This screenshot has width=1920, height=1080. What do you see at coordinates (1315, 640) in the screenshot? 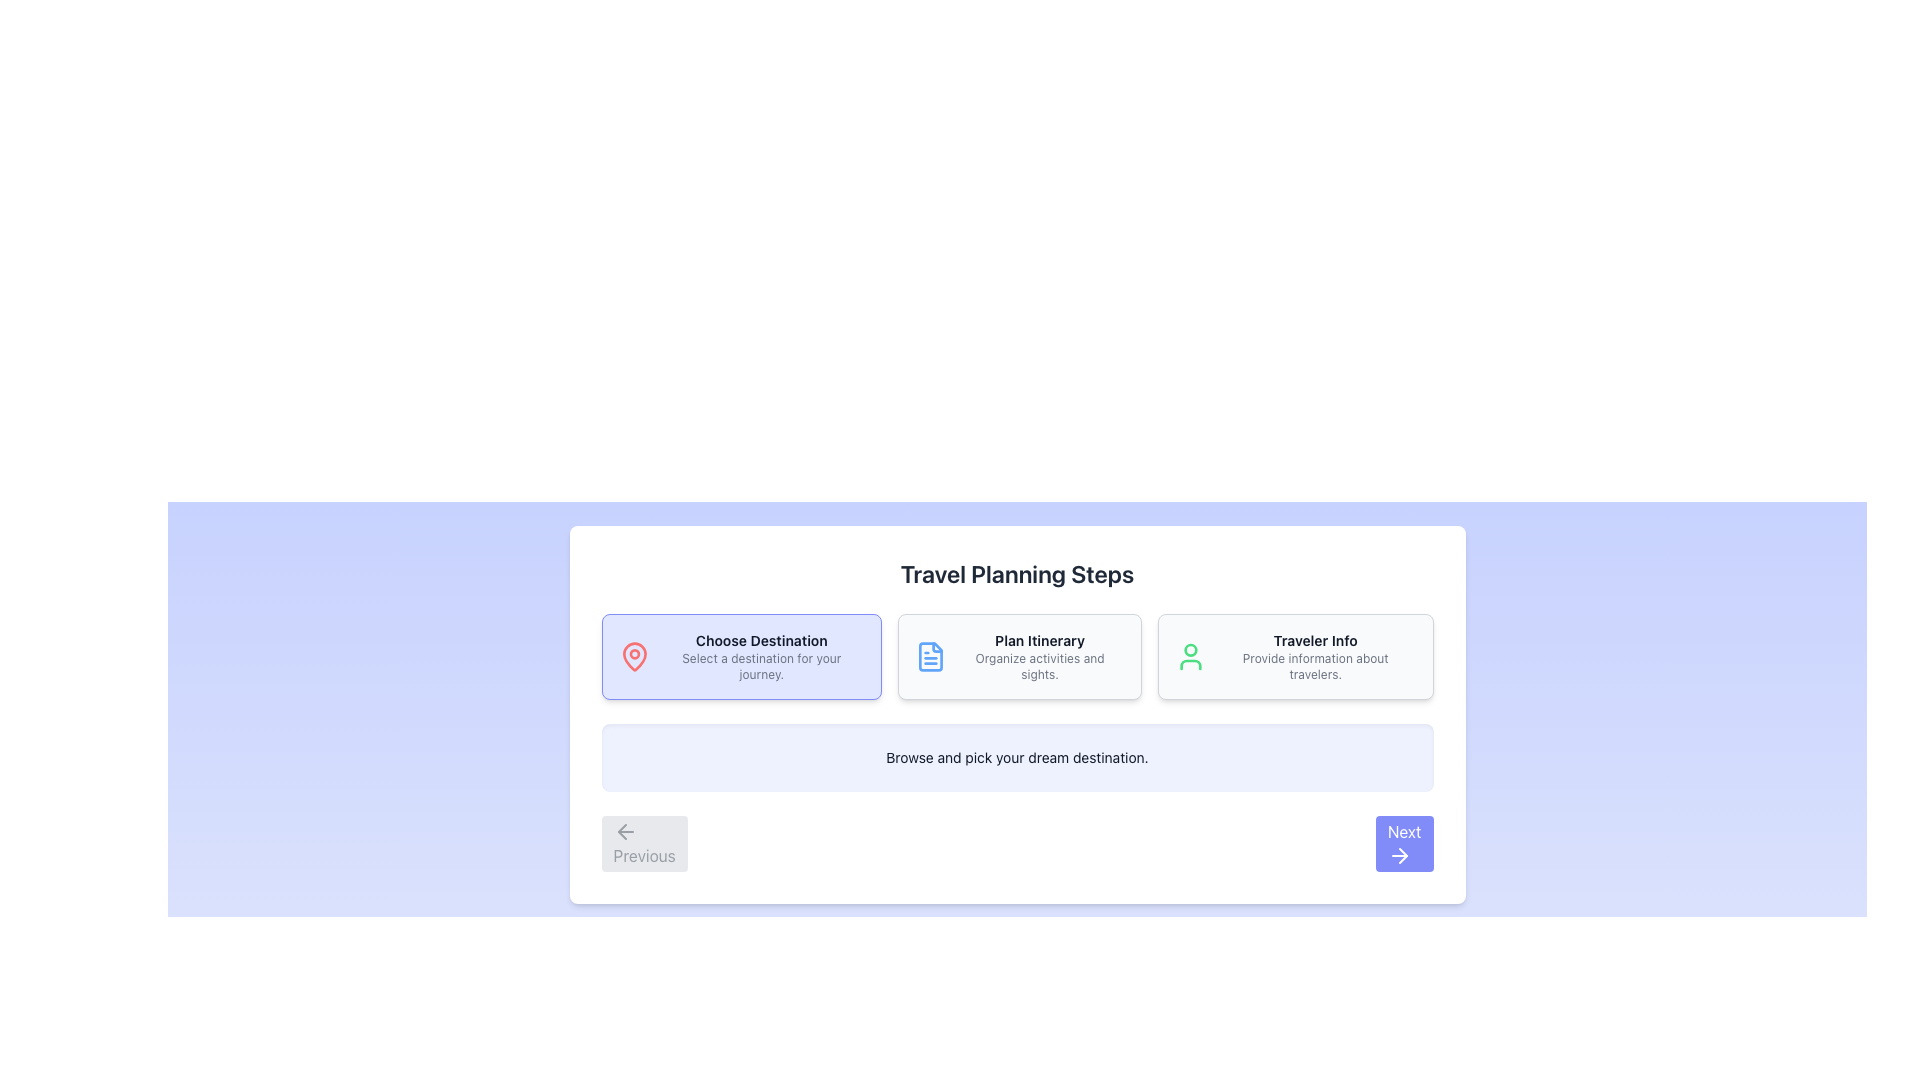
I see `the title text label located at the top of the rightmost tile in the horizontal layout beneath 'Travel Planning Steps'` at bounding box center [1315, 640].